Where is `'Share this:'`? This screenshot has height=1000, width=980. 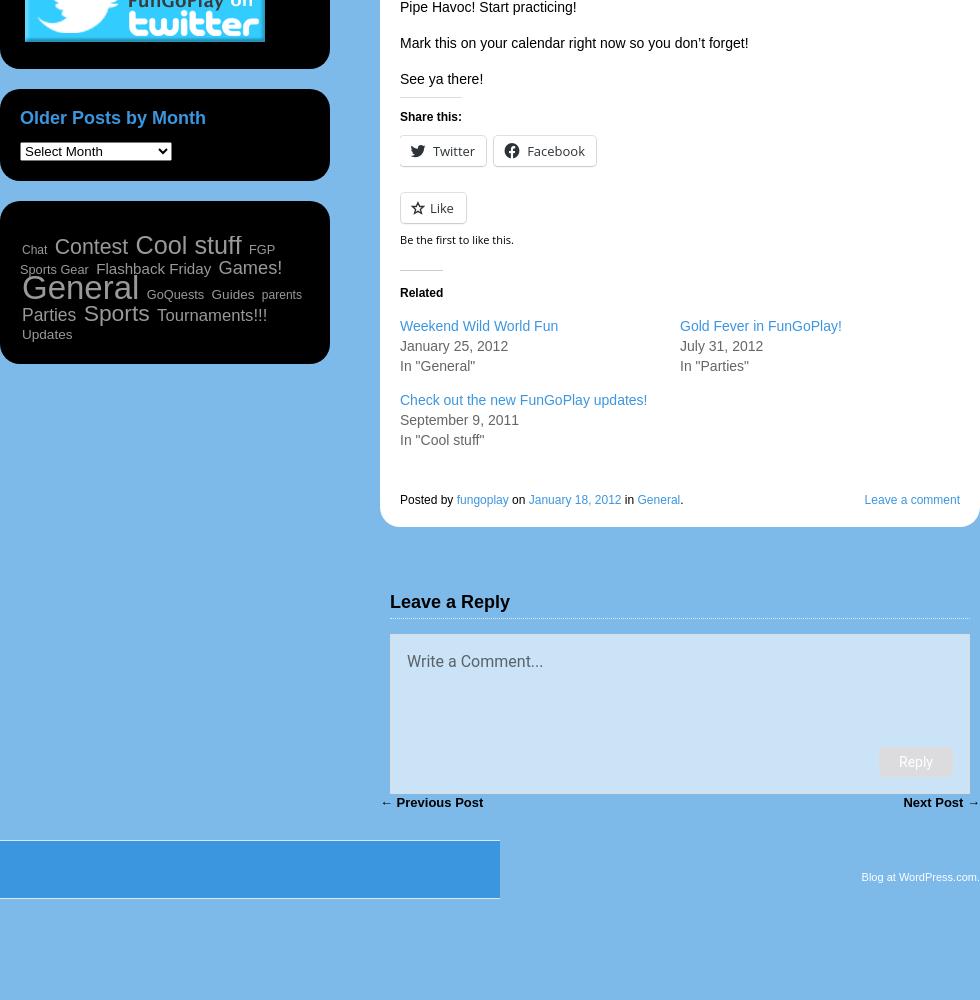
'Share this:' is located at coordinates (431, 116).